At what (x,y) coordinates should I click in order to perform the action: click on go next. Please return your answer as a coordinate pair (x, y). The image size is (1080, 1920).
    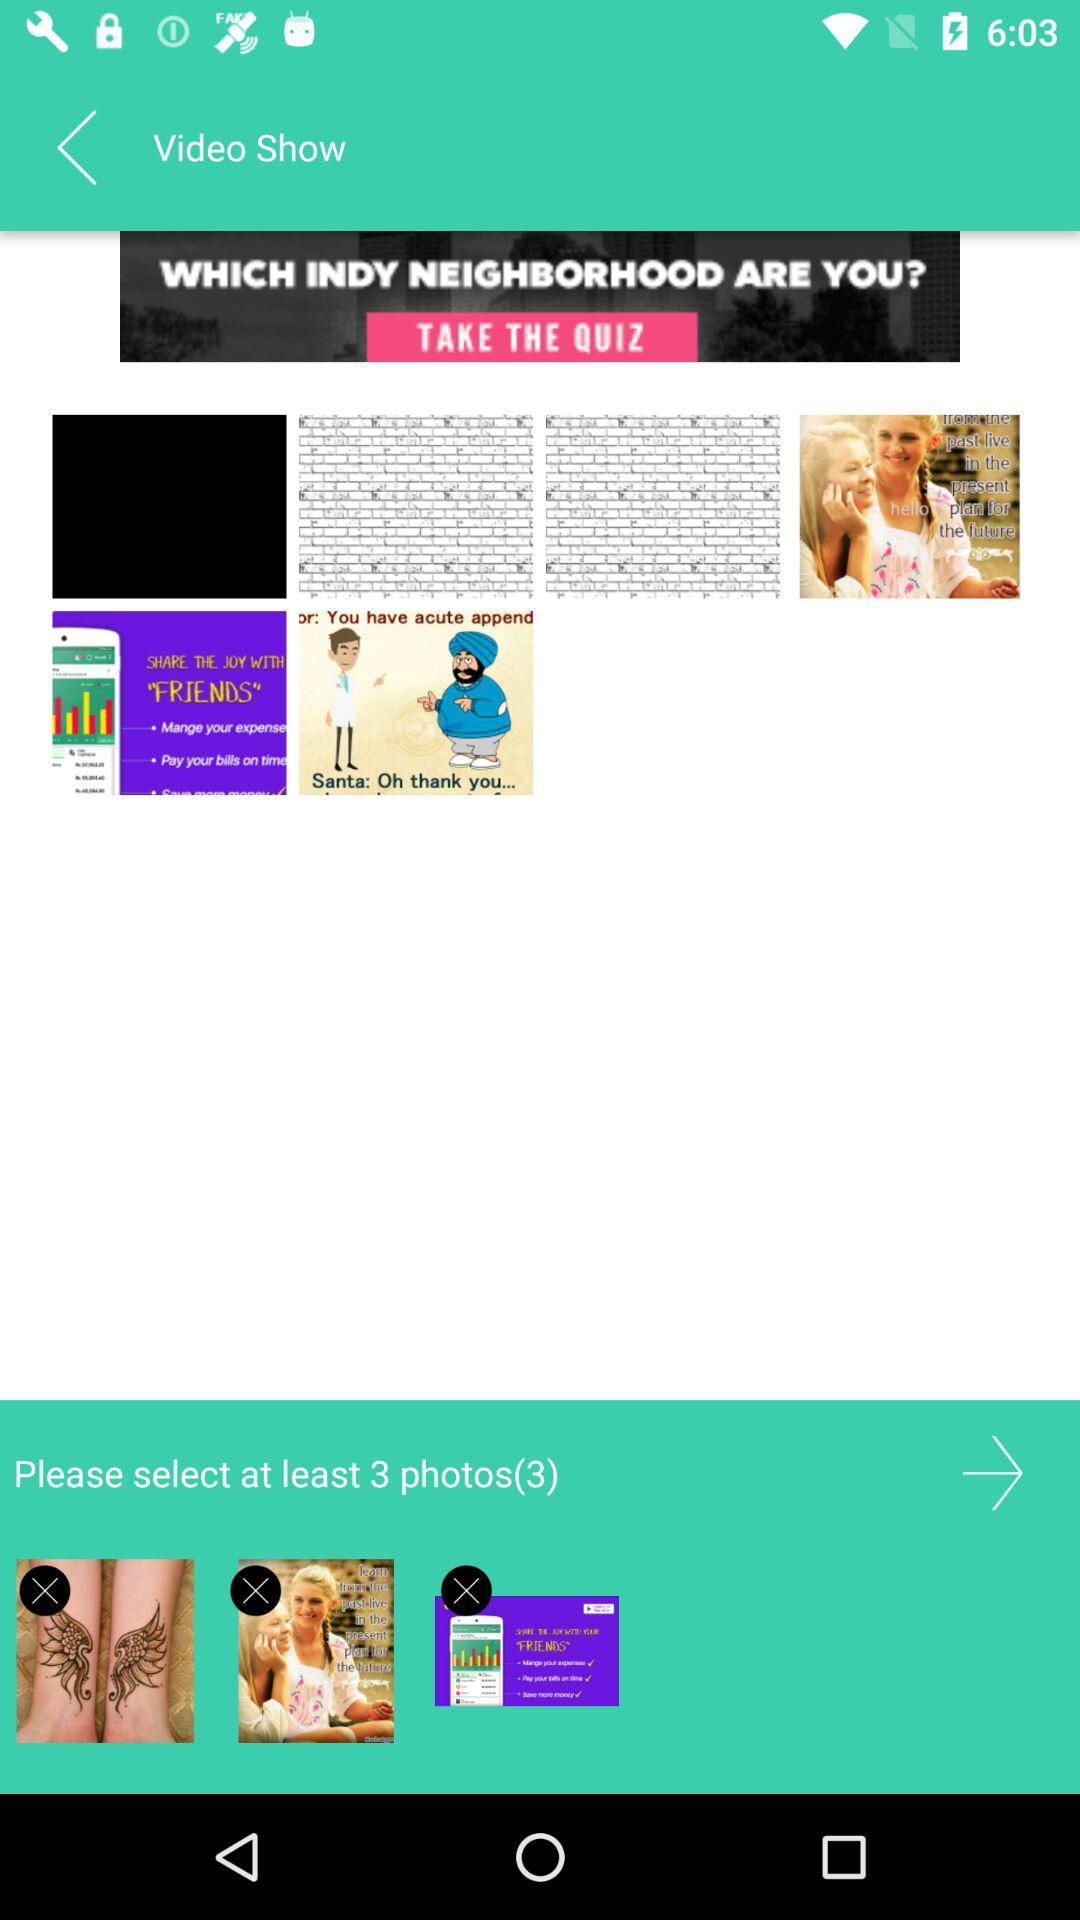
    Looking at the image, I should click on (992, 1473).